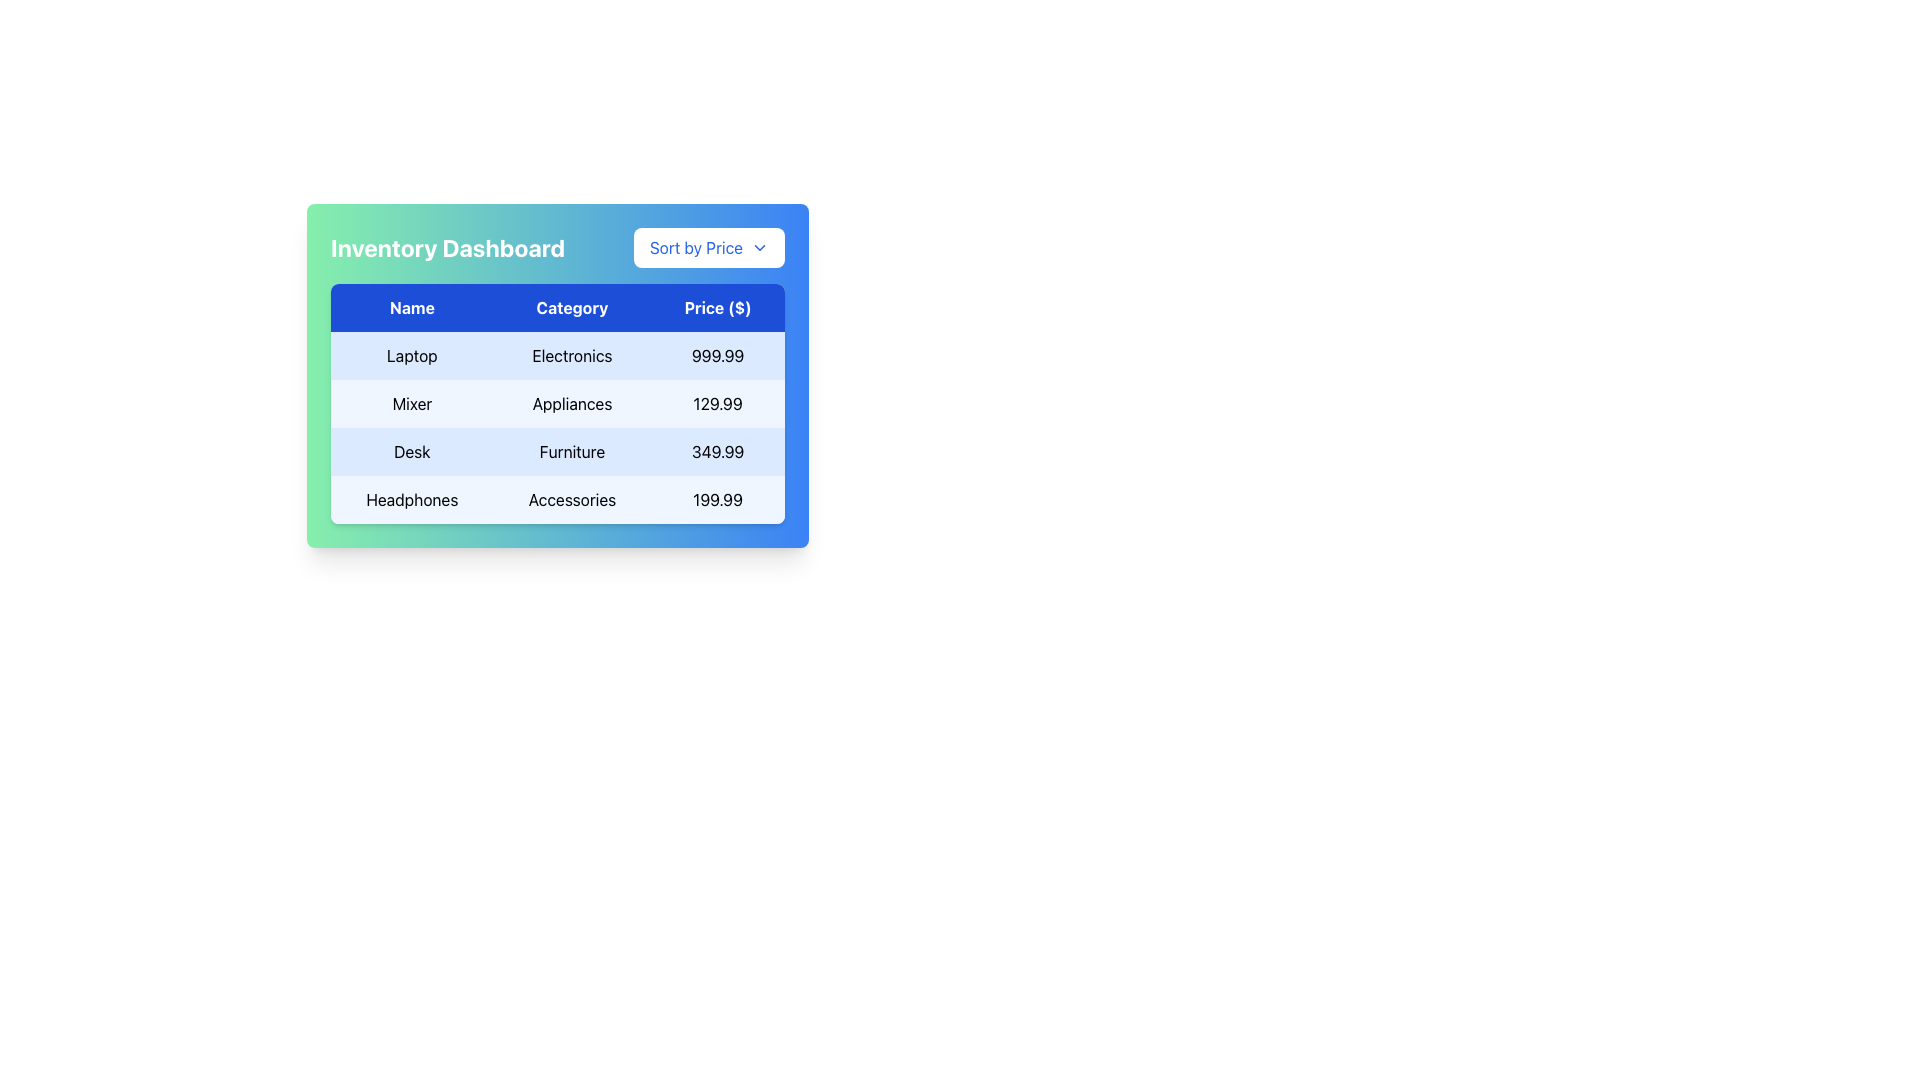 The height and width of the screenshot is (1080, 1920). Describe the element at coordinates (411, 354) in the screenshot. I see `the table cell displaying the text 'Laptop' which is centered inside a light blue cell in the 'Name' column of the table` at that location.